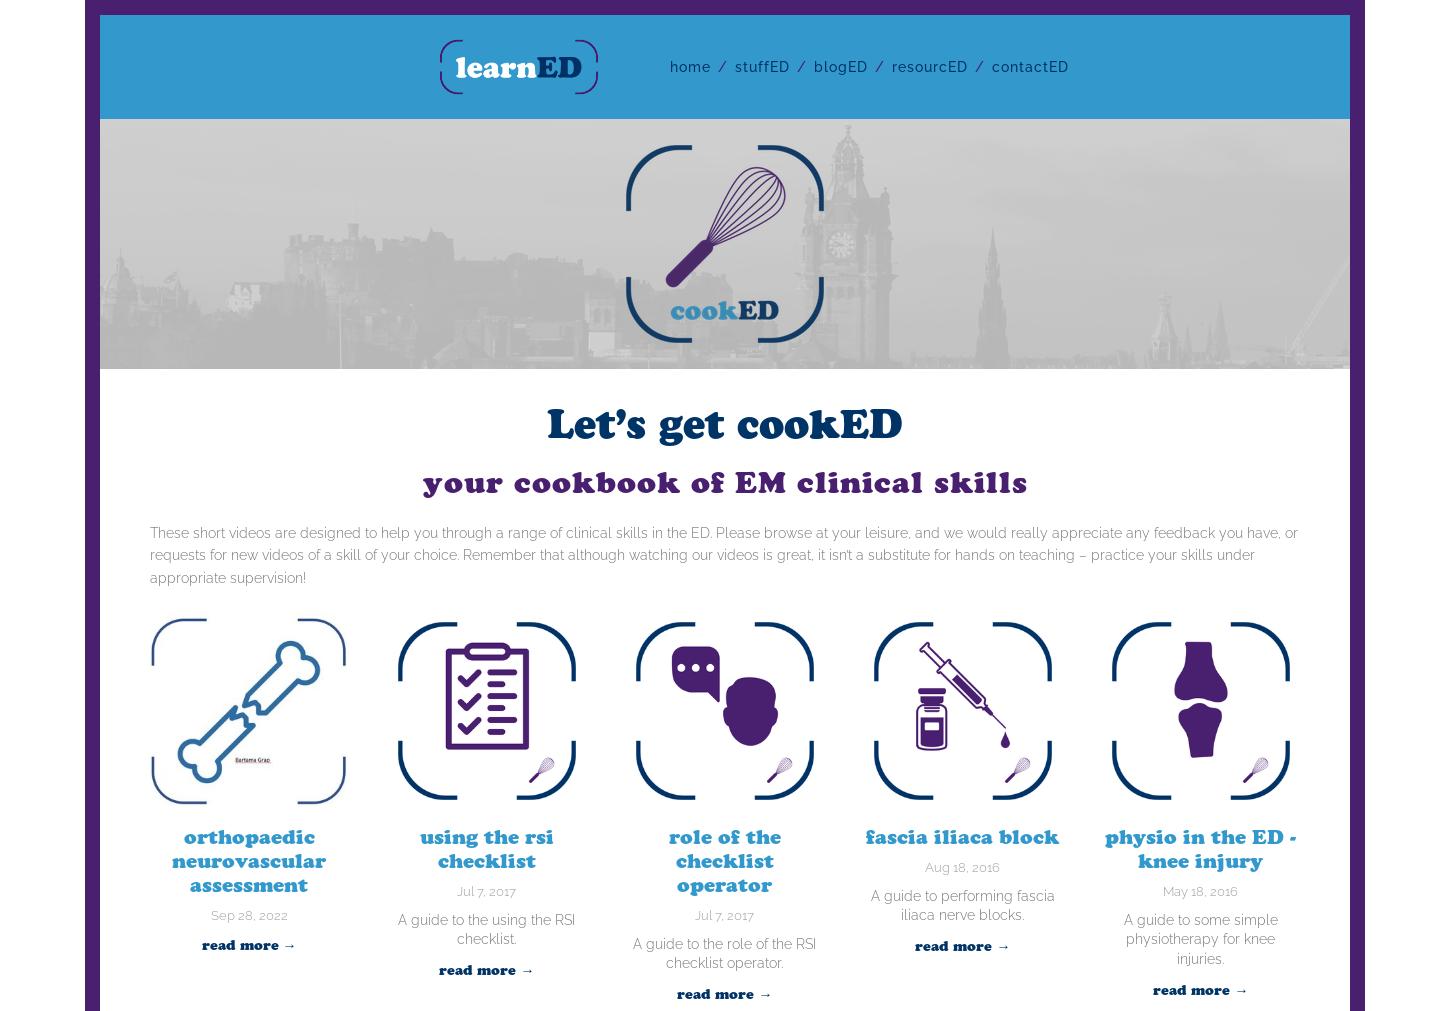 This screenshot has width=1450, height=1011. Describe the element at coordinates (486, 929) in the screenshot. I see `'A guide to the using the RSI checklist.'` at that location.